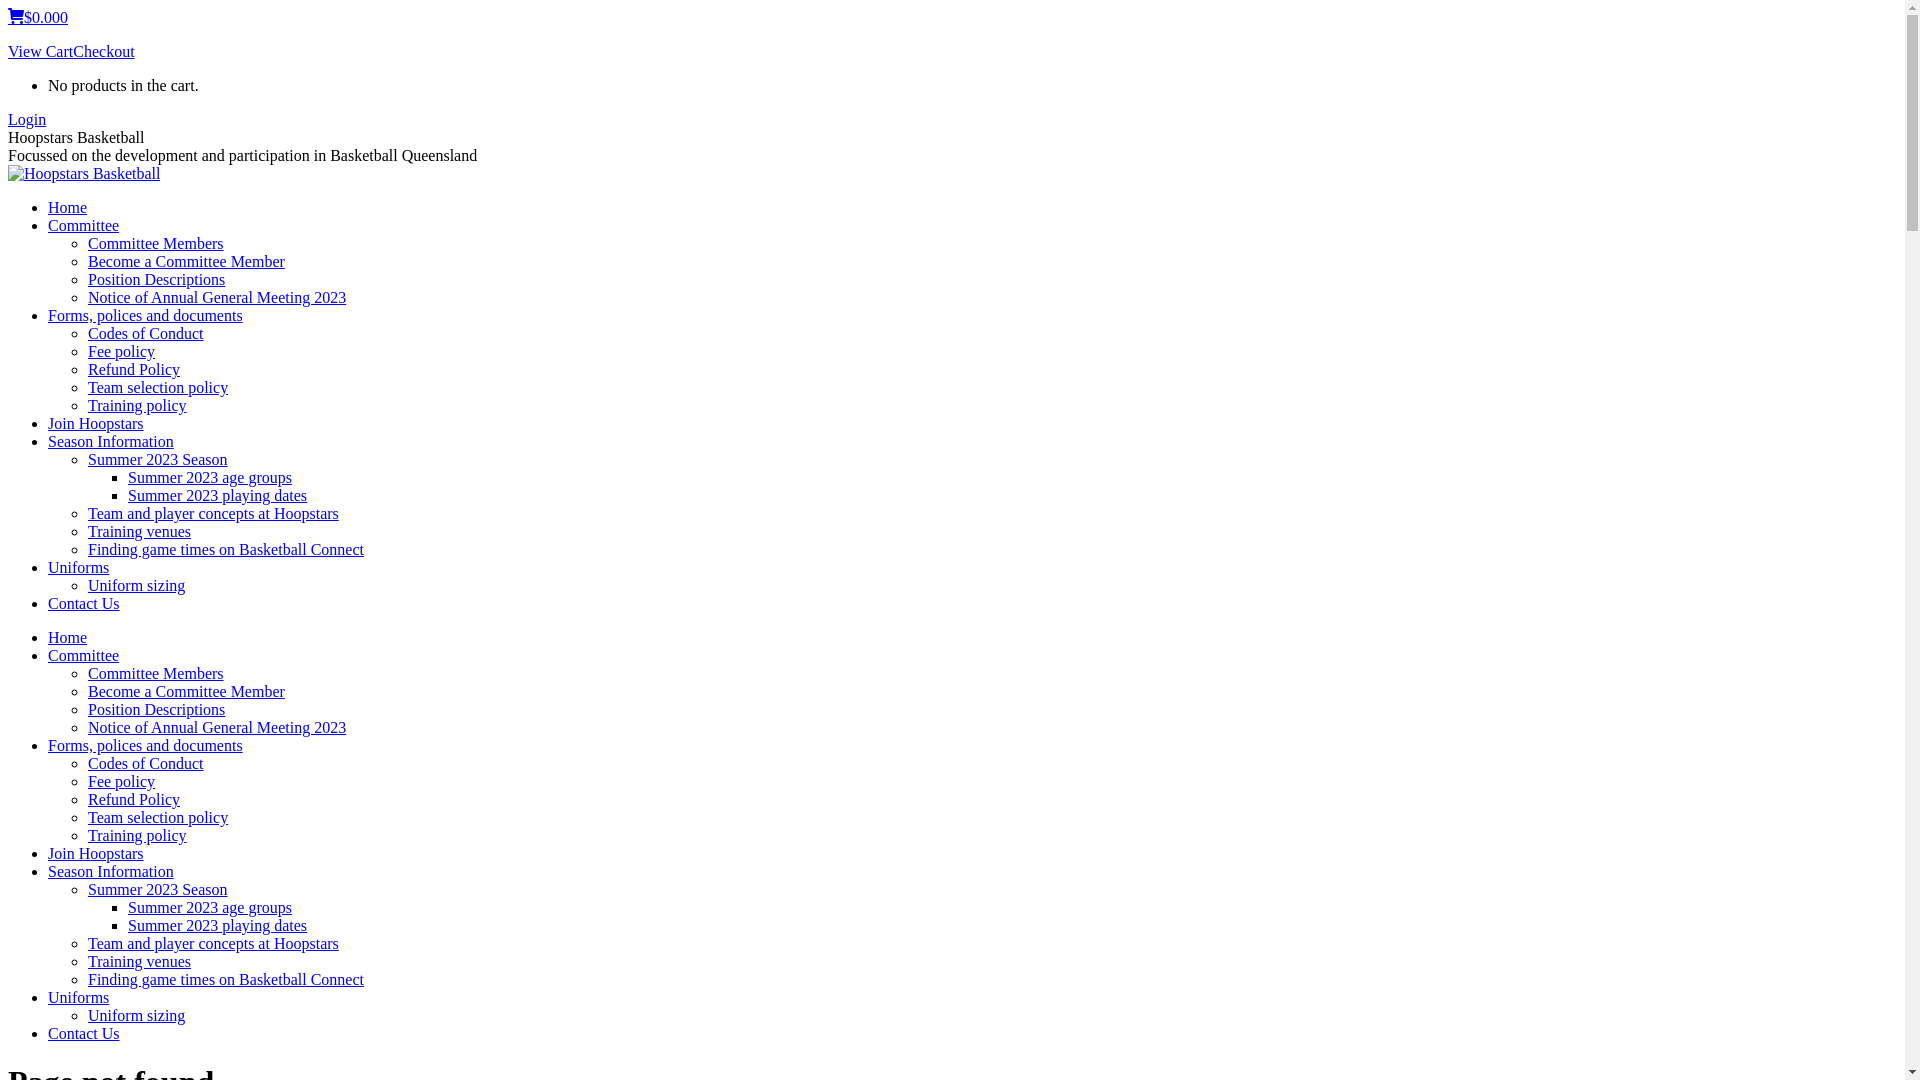 Image resolution: width=1920 pixels, height=1080 pixels. What do you see at coordinates (120, 350) in the screenshot?
I see `'Fee policy'` at bounding box center [120, 350].